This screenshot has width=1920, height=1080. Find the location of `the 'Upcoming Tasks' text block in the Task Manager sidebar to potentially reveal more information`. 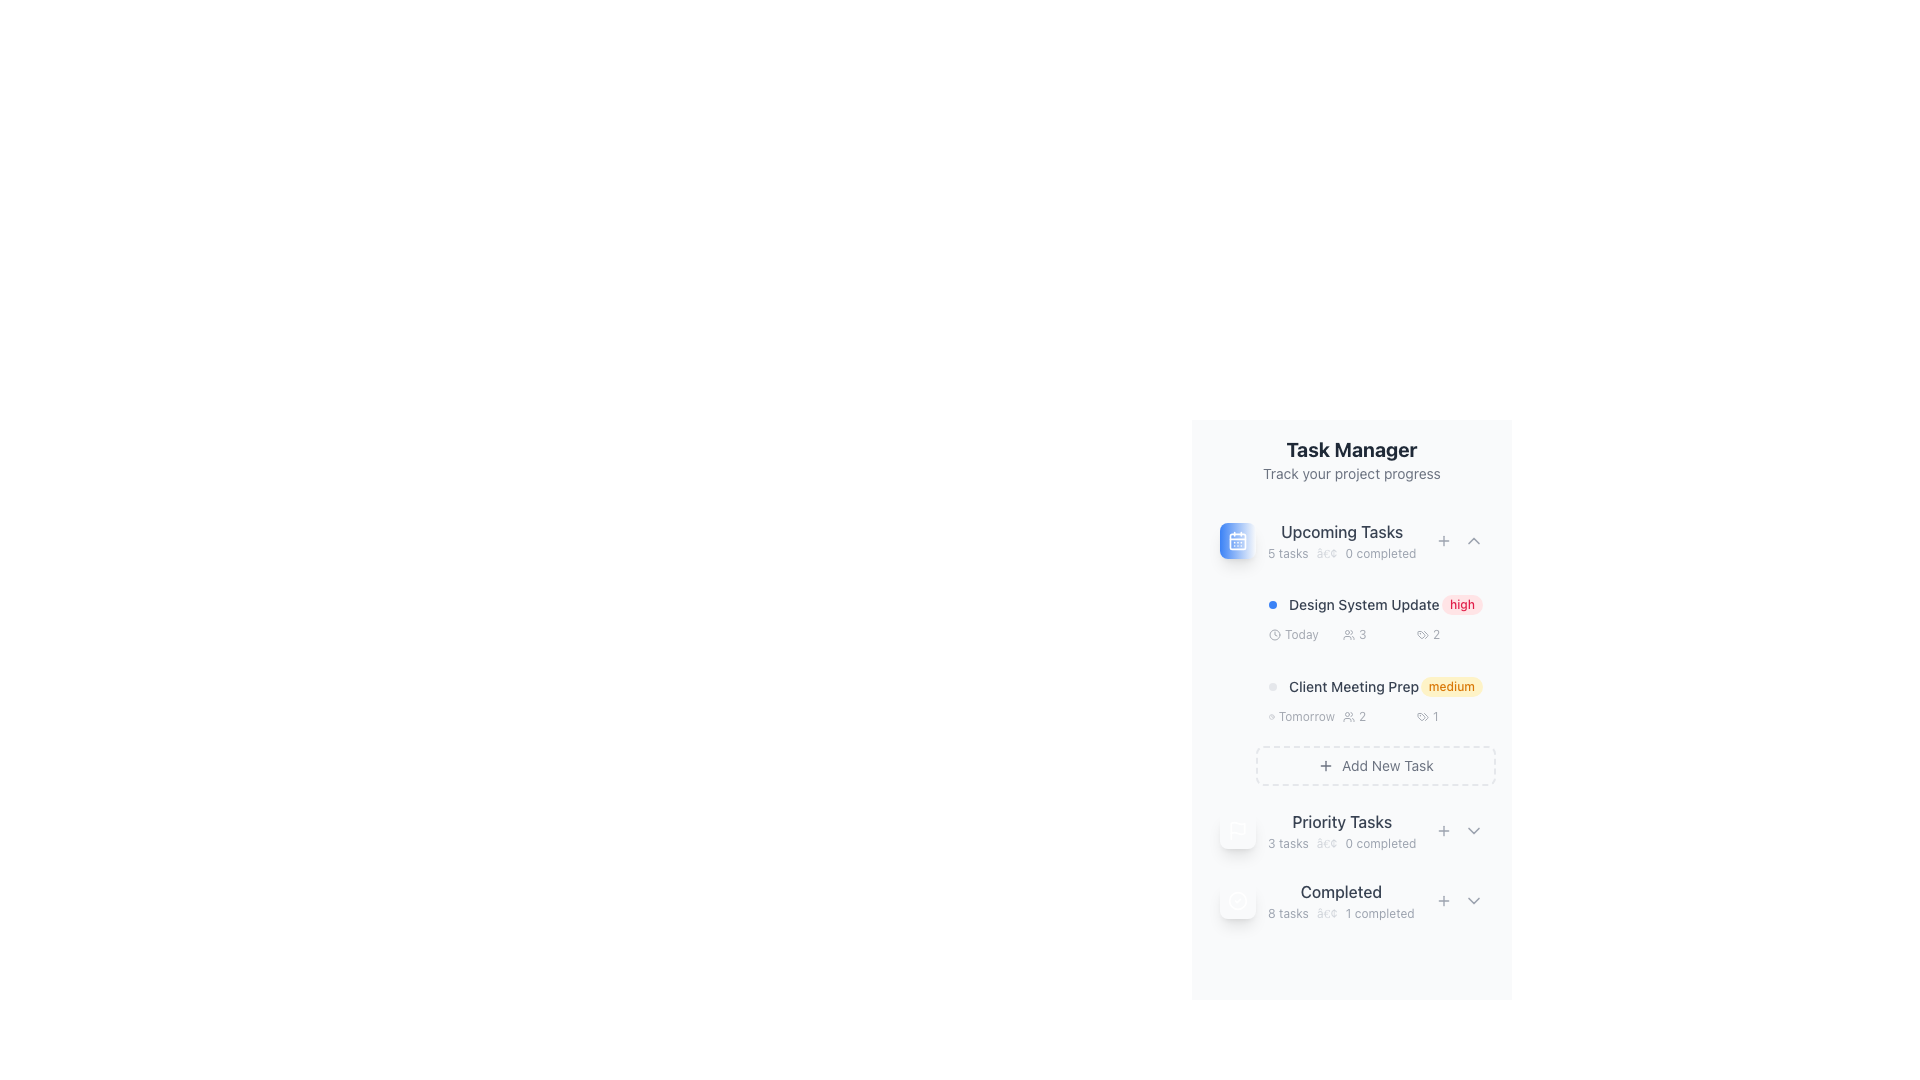

the 'Upcoming Tasks' text block in the Task Manager sidebar to potentially reveal more information is located at coordinates (1342, 540).